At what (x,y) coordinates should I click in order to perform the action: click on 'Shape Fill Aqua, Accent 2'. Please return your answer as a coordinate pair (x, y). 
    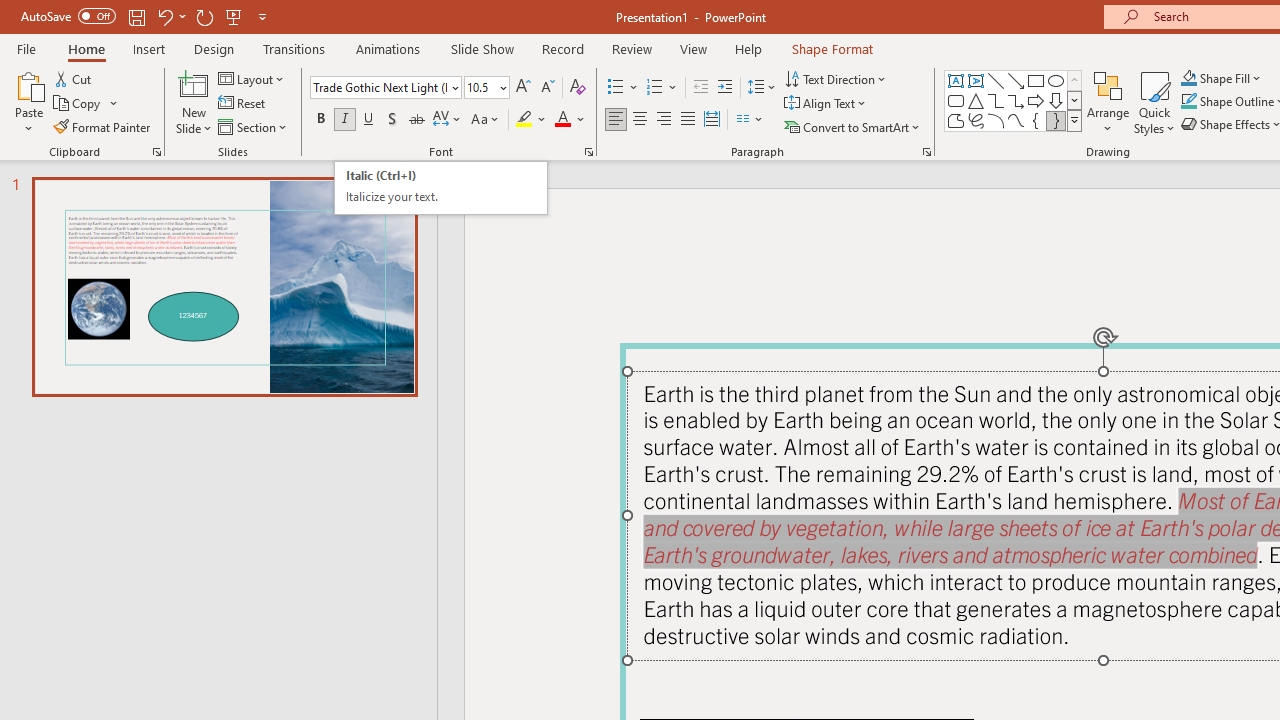
    Looking at the image, I should click on (1189, 77).